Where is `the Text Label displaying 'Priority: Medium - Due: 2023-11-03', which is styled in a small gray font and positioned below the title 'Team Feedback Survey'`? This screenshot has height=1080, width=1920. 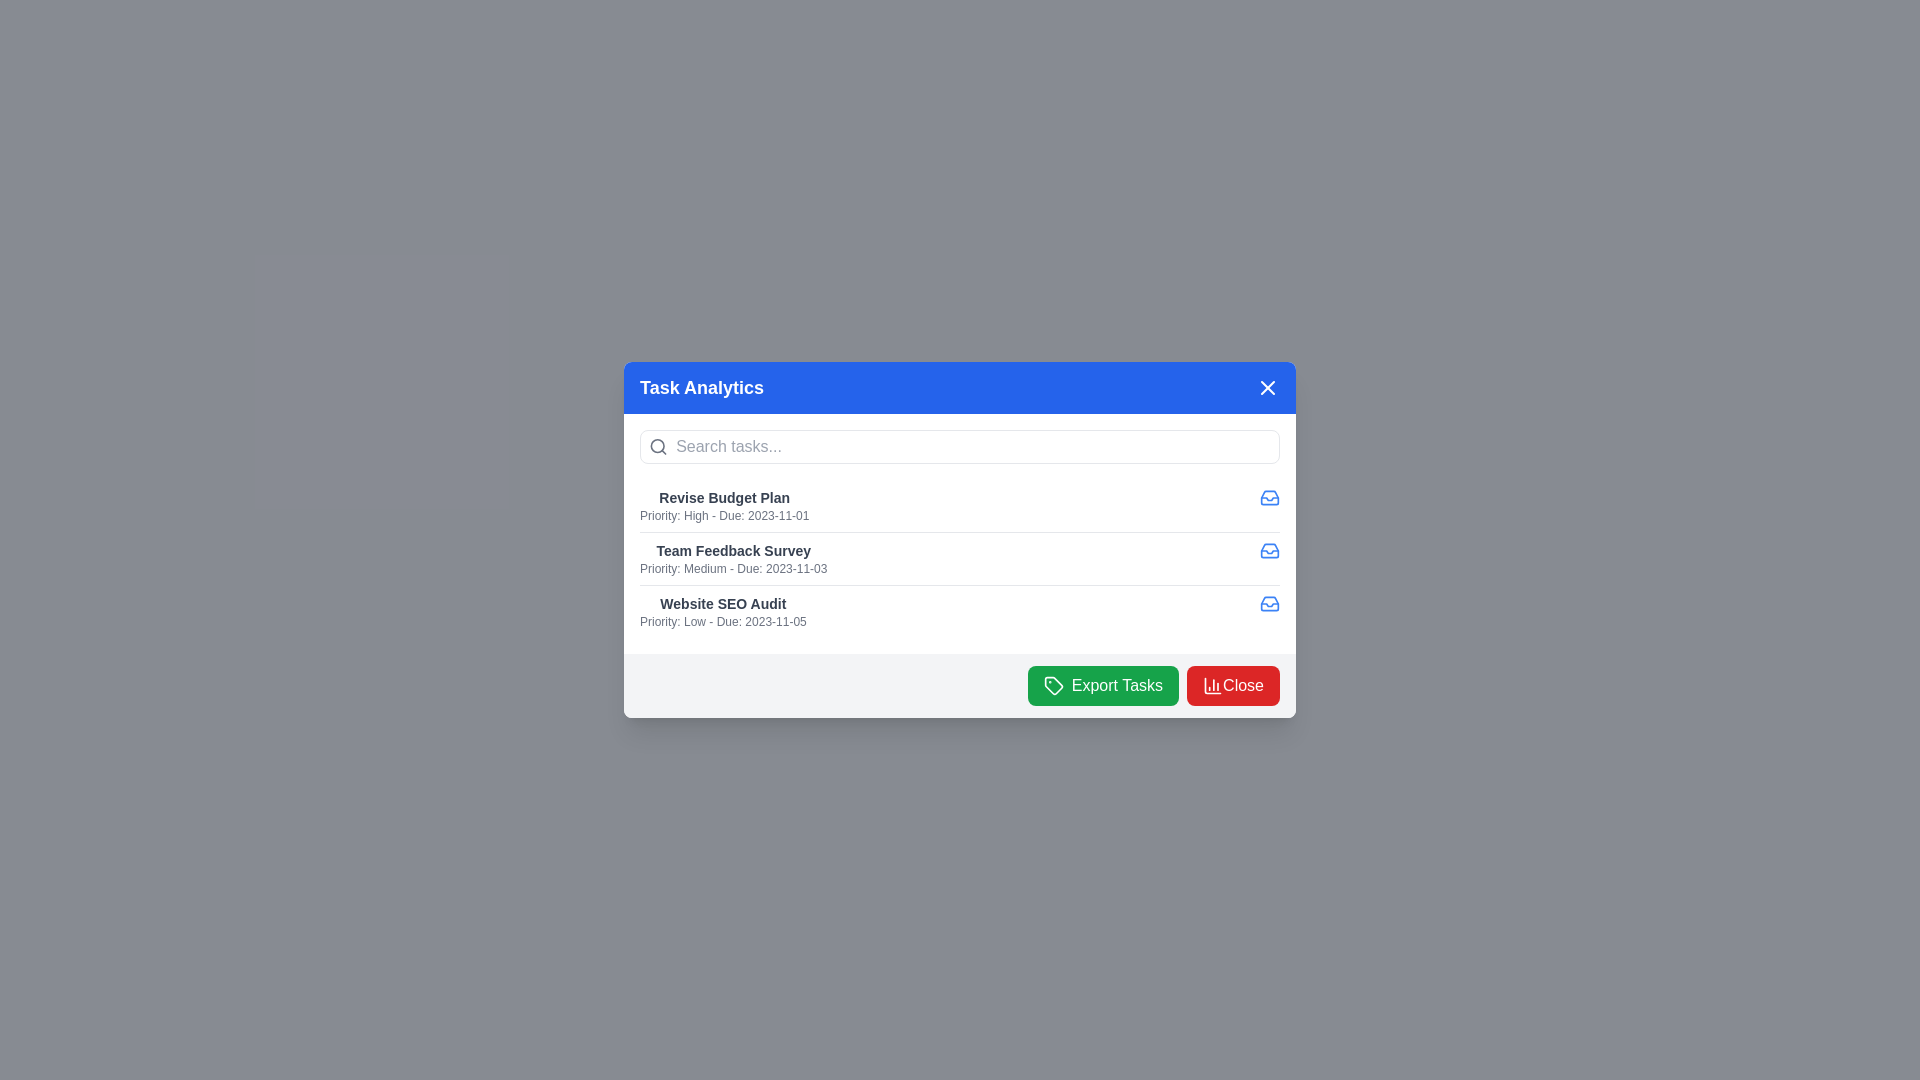 the Text Label displaying 'Priority: Medium - Due: 2023-11-03', which is styled in a small gray font and positioned below the title 'Team Feedback Survey' is located at coordinates (732, 569).